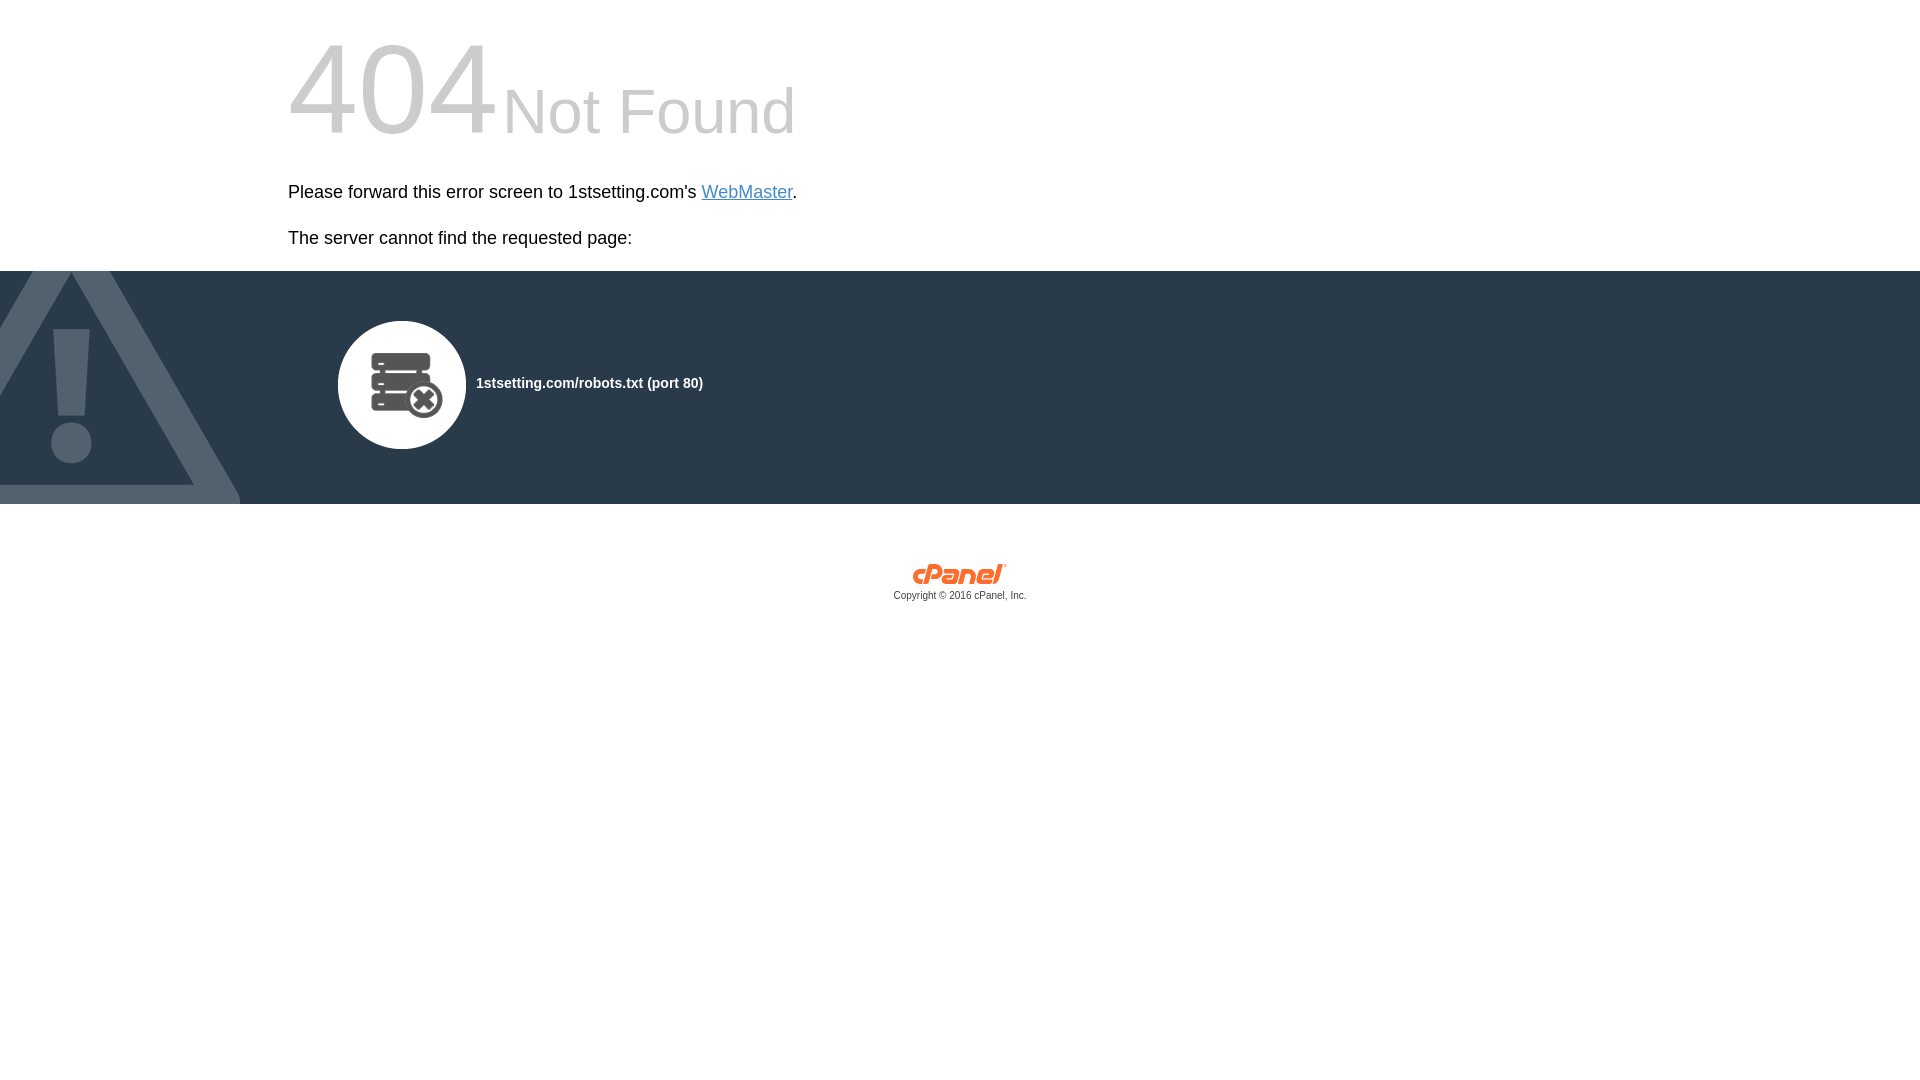  I want to click on 'WebMaster', so click(746, 192).